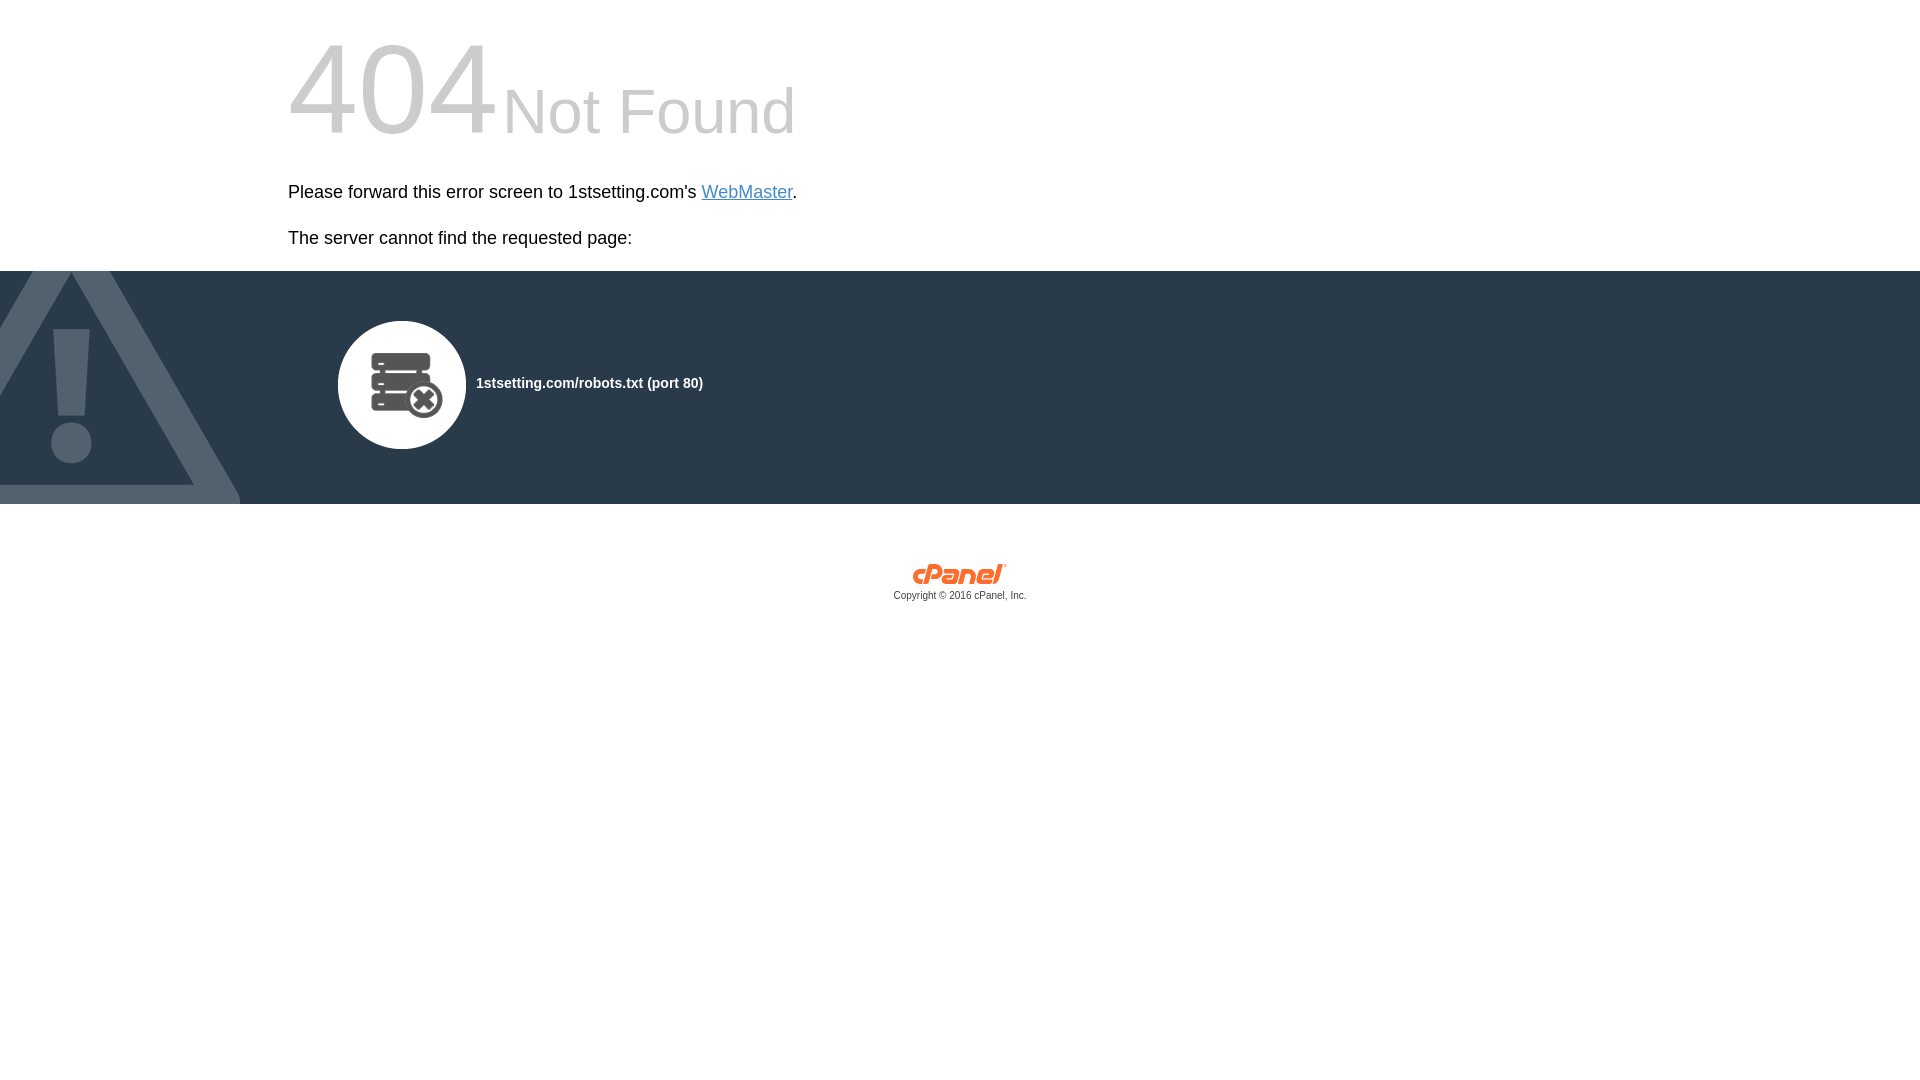  I want to click on 'WebMaster', so click(746, 192).